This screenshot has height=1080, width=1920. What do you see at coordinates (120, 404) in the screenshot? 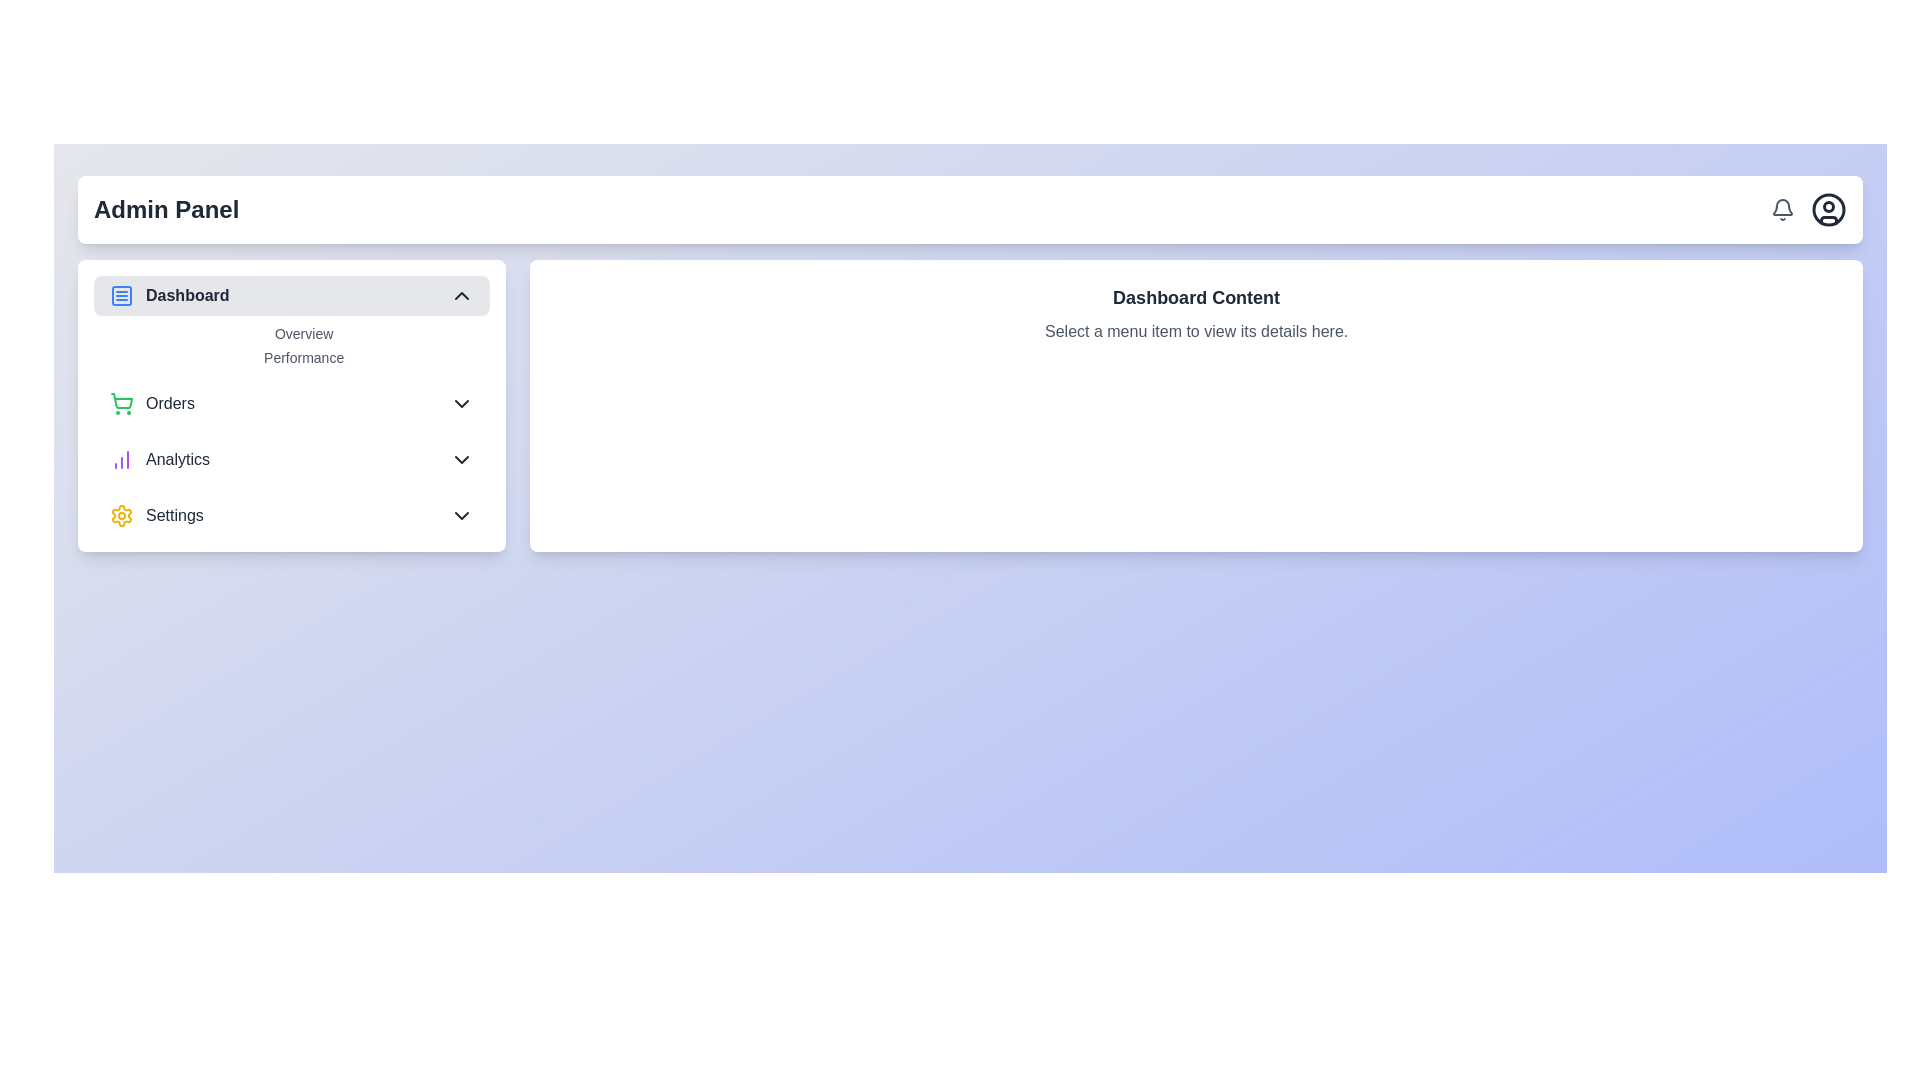
I see `the shopping cart icon representing the 'Orders' section located in the left sidebar menu, positioned beneath the 'Dashboard' section and above the 'Analytics' section` at bounding box center [120, 404].